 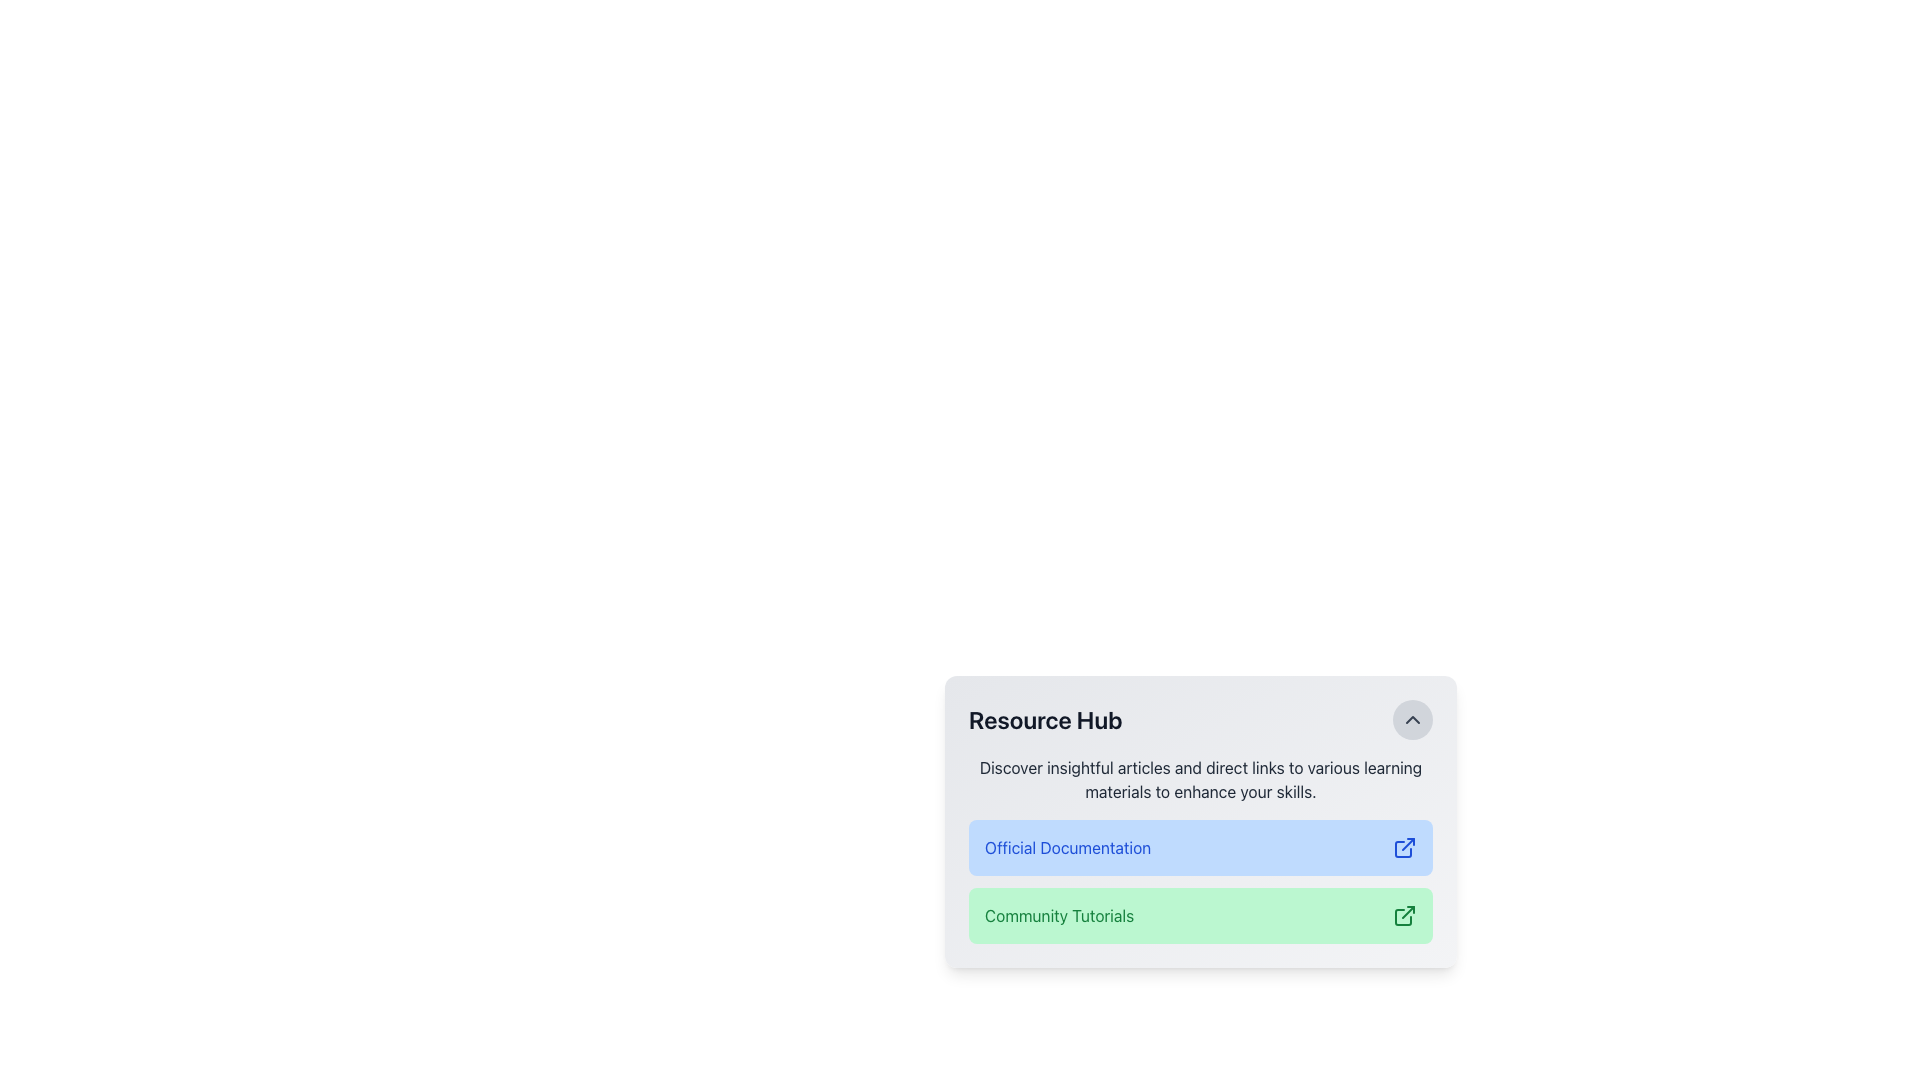 I want to click on the blue rectangular button labeled 'Official Documentation' to visualize its hover effects, so click(x=1200, y=849).